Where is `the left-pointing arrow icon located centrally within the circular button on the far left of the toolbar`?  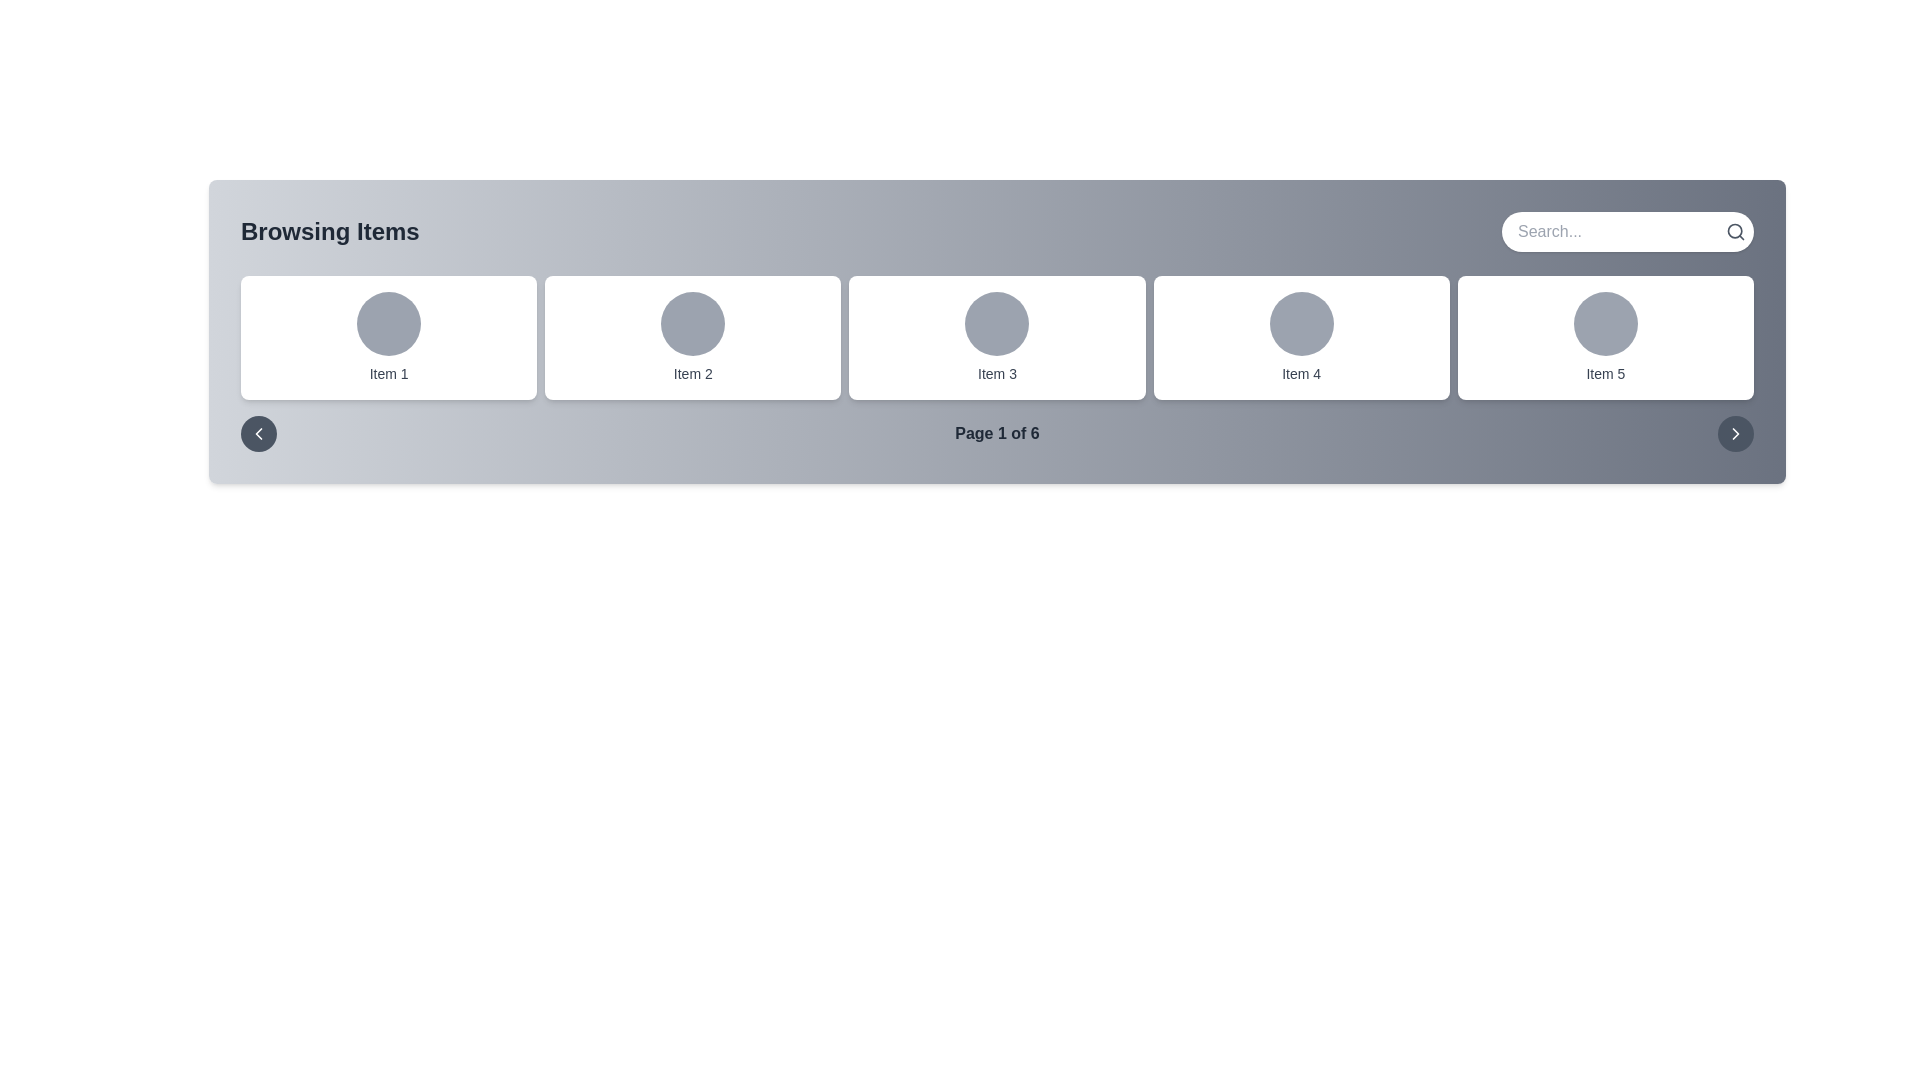 the left-pointing arrow icon located centrally within the circular button on the far left of the toolbar is located at coordinates (258, 433).